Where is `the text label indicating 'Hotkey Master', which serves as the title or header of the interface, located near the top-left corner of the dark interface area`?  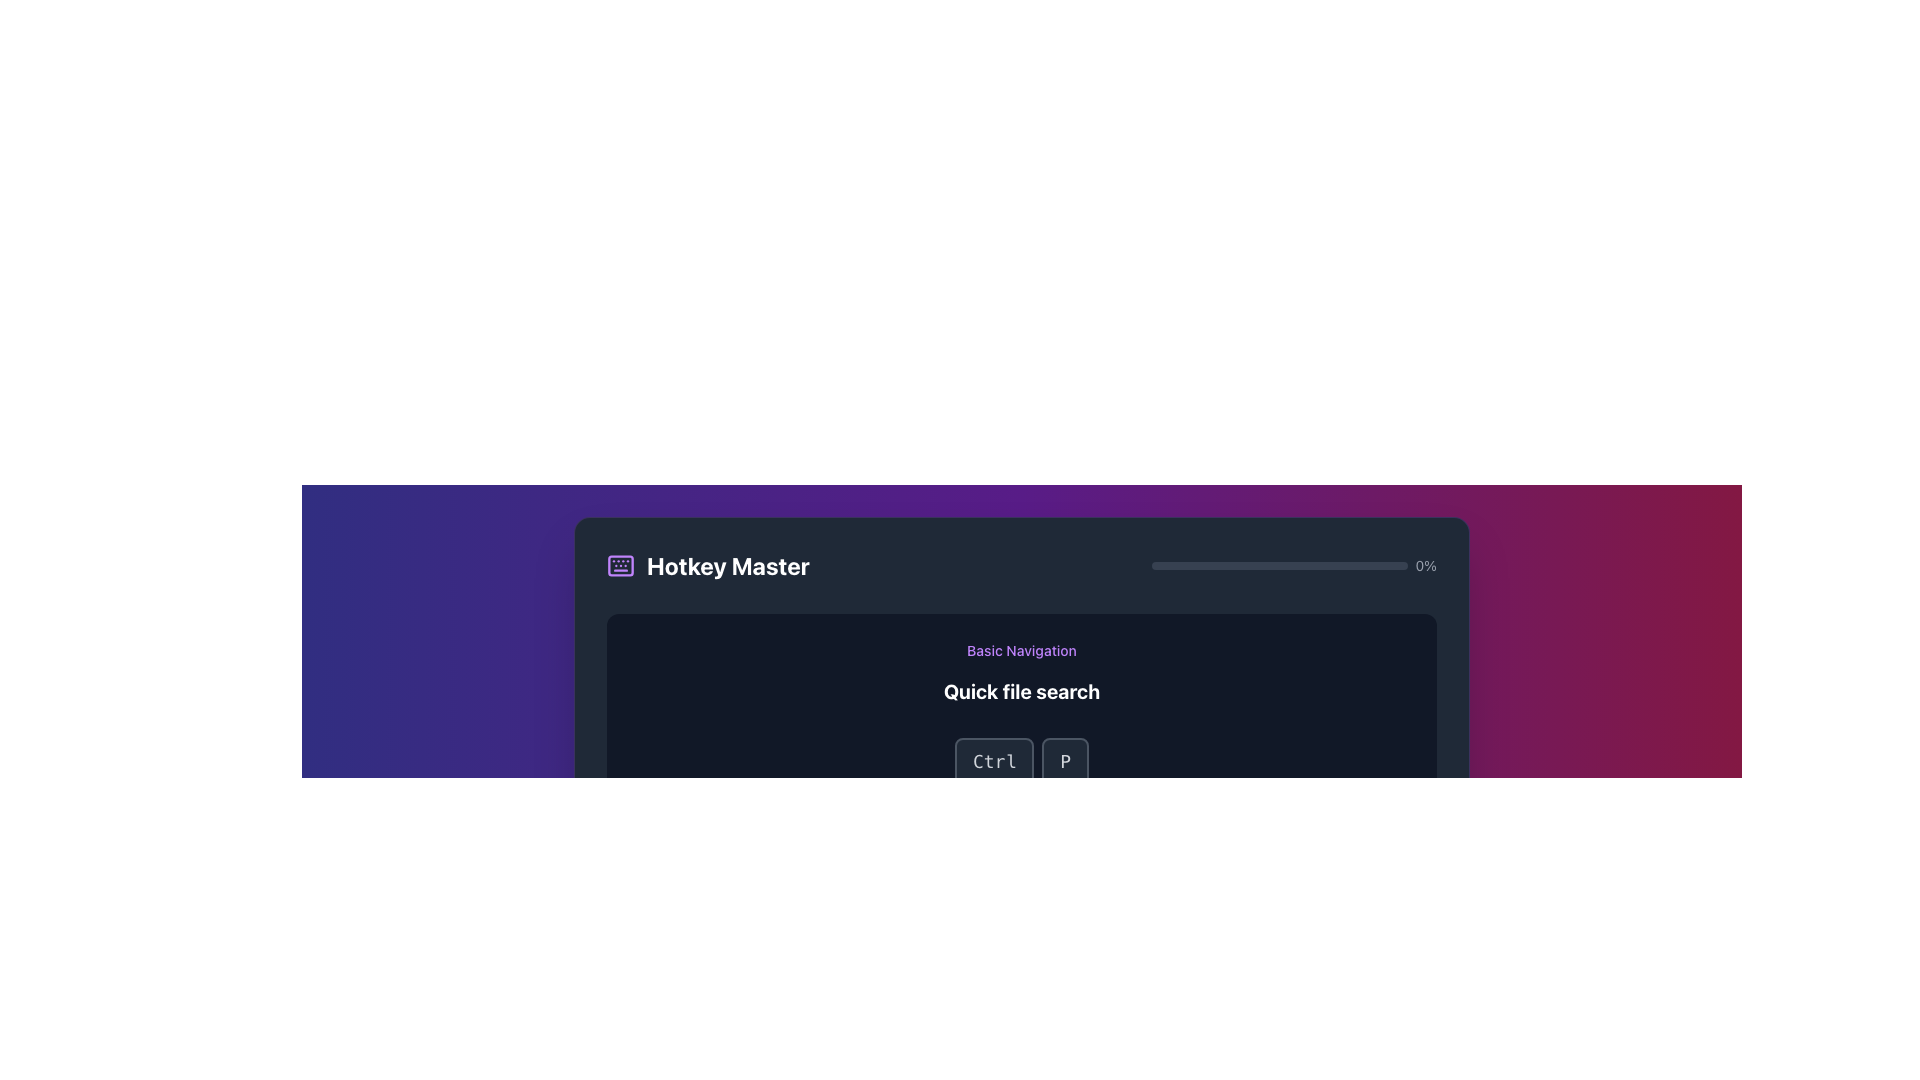
the text label indicating 'Hotkey Master', which serves as the title or header of the interface, located near the top-left corner of the dark interface area is located at coordinates (727, 566).